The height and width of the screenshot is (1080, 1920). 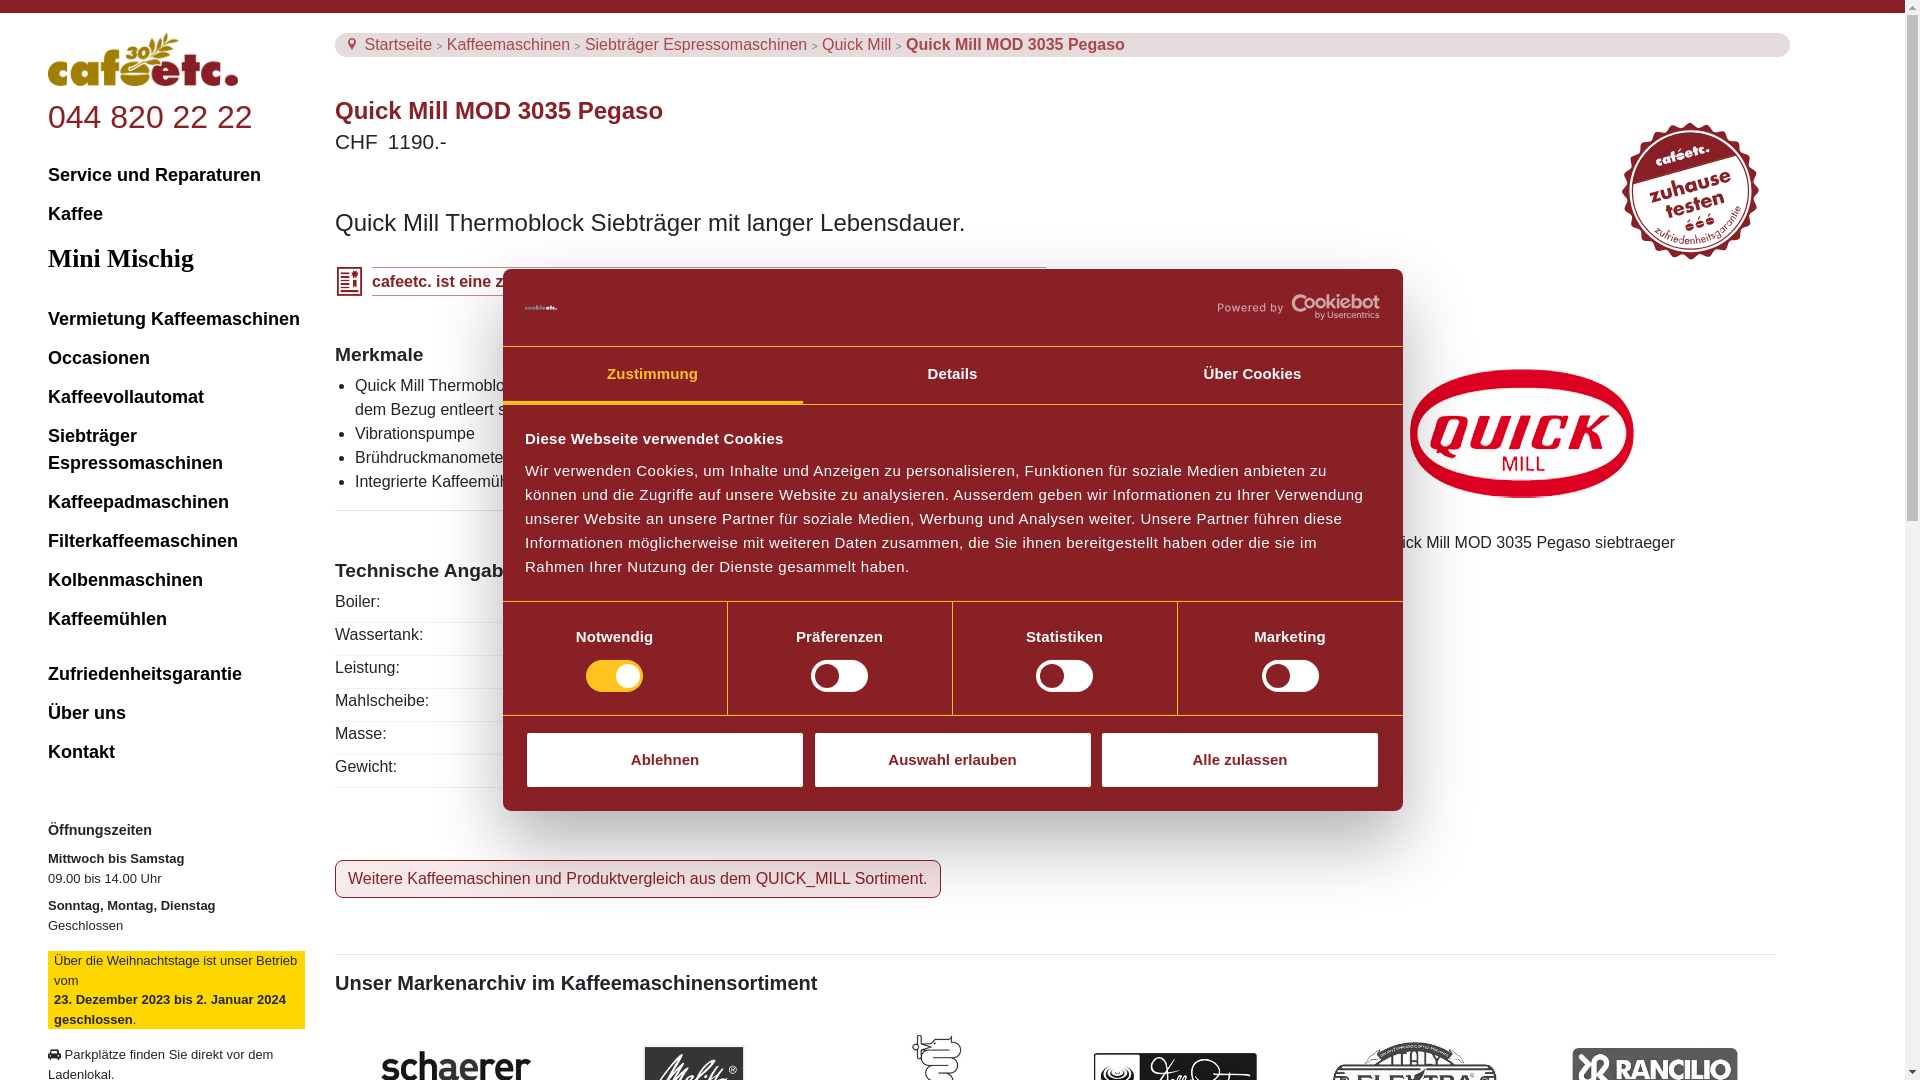 What do you see at coordinates (665, 759) in the screenshot?
I see `'Ablehnen'` at bounding box center [665, 759].